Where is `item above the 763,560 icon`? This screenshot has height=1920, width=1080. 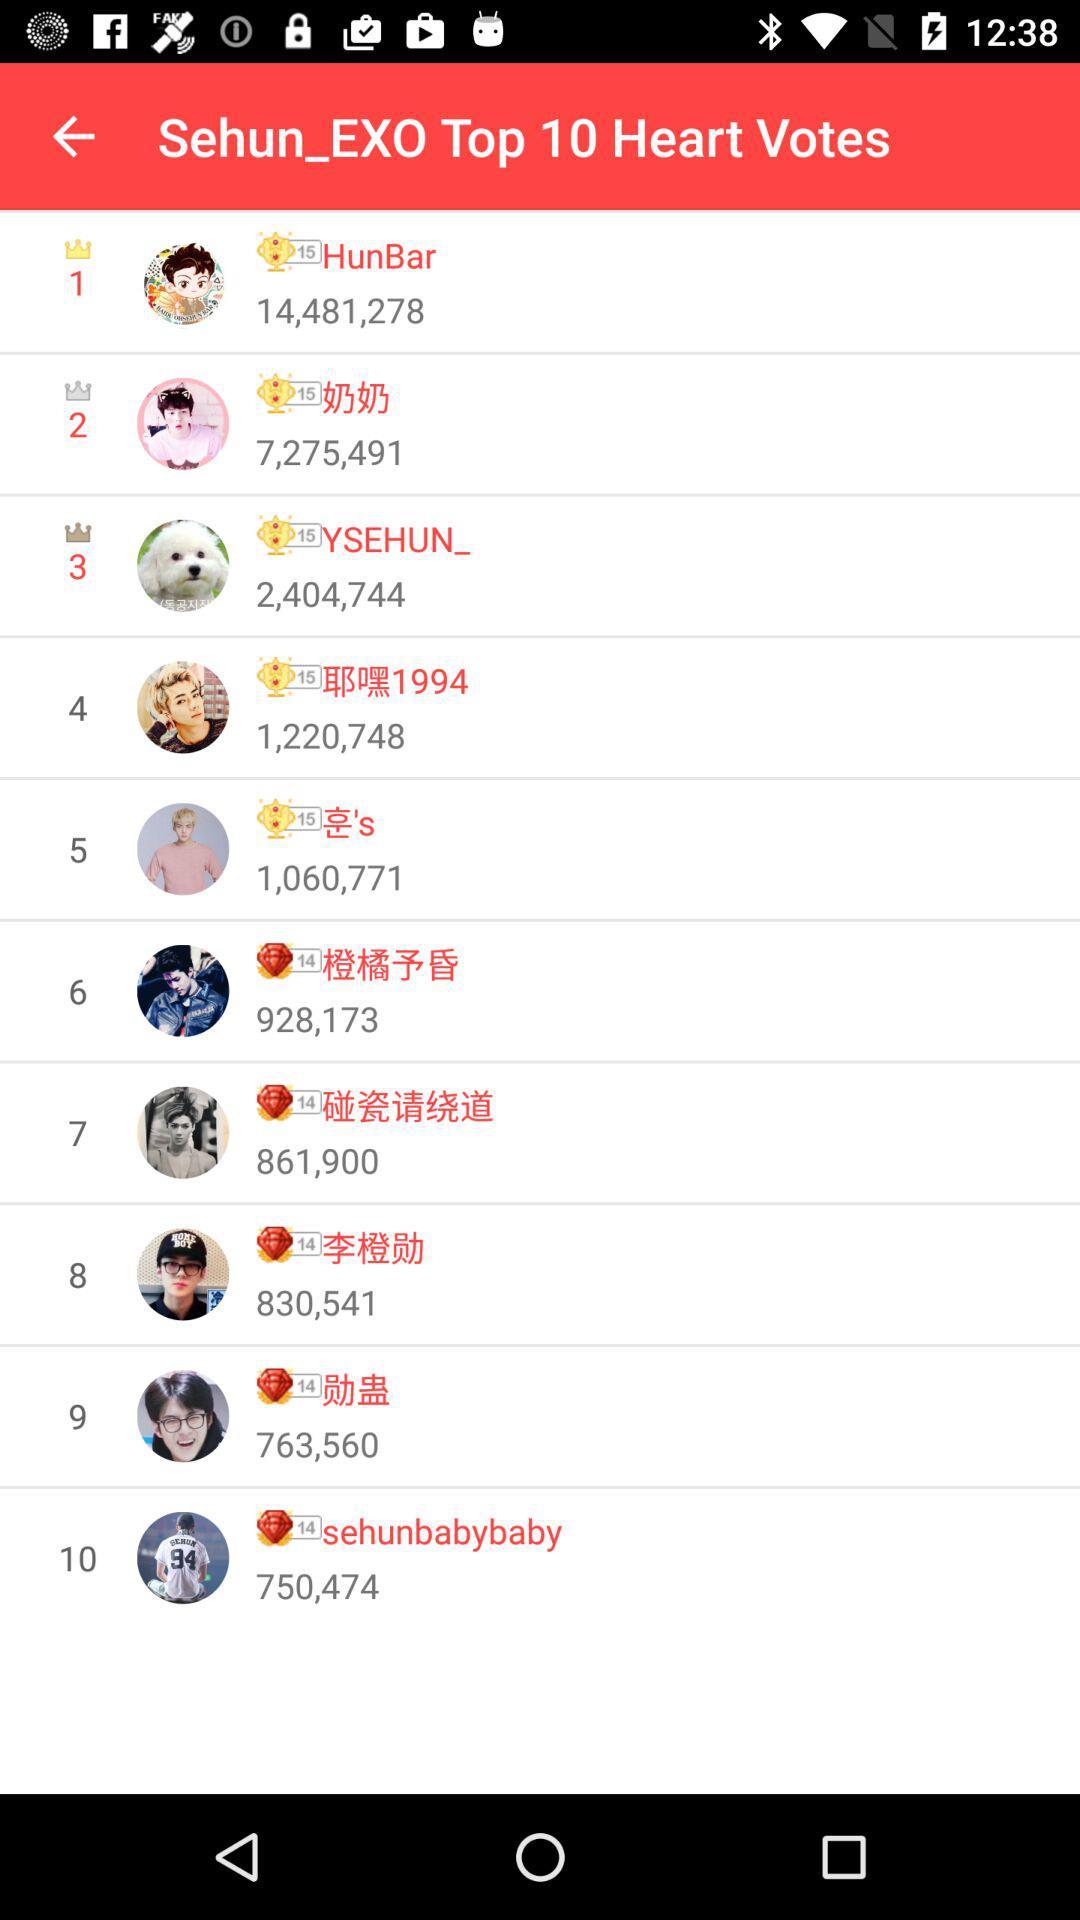
item above the 763,560 icon is located at coordinates (355, 1387).